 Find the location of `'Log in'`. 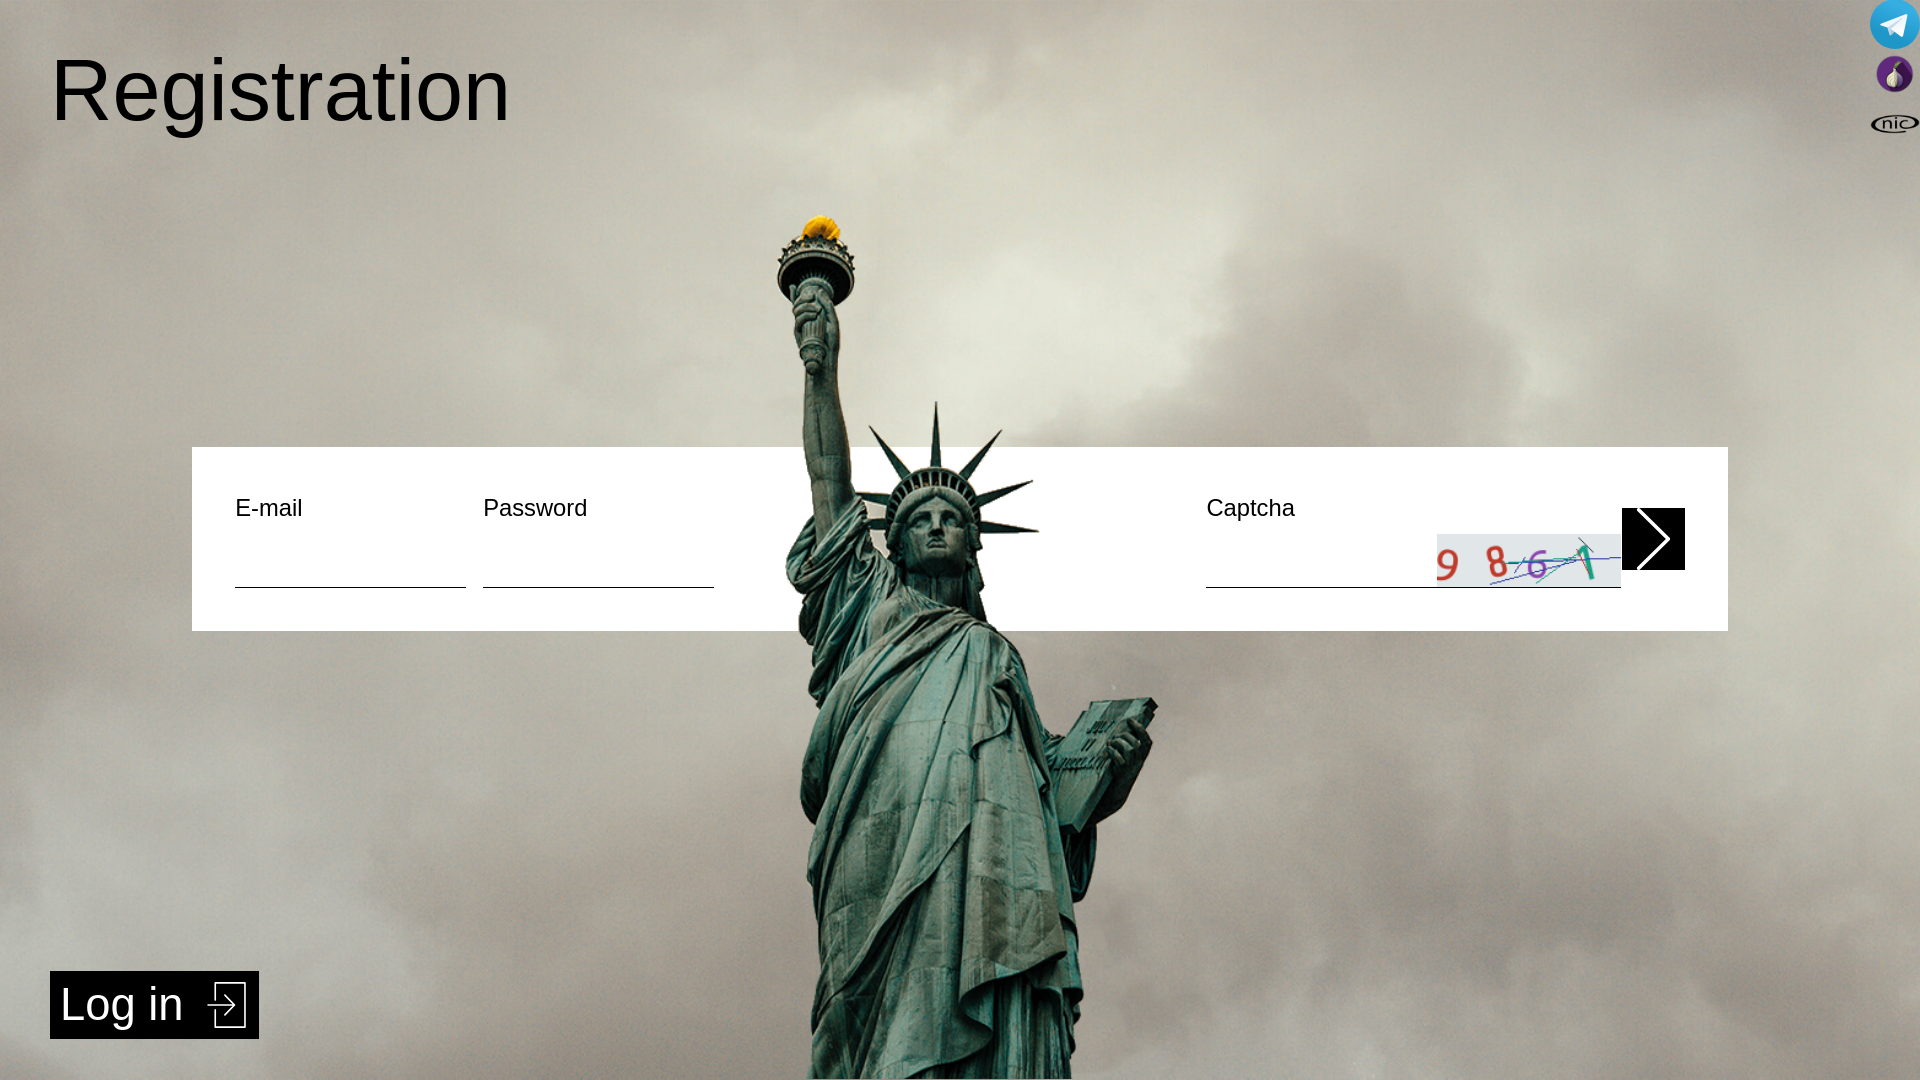

'Log in' is located at coordinates (153, 1005).